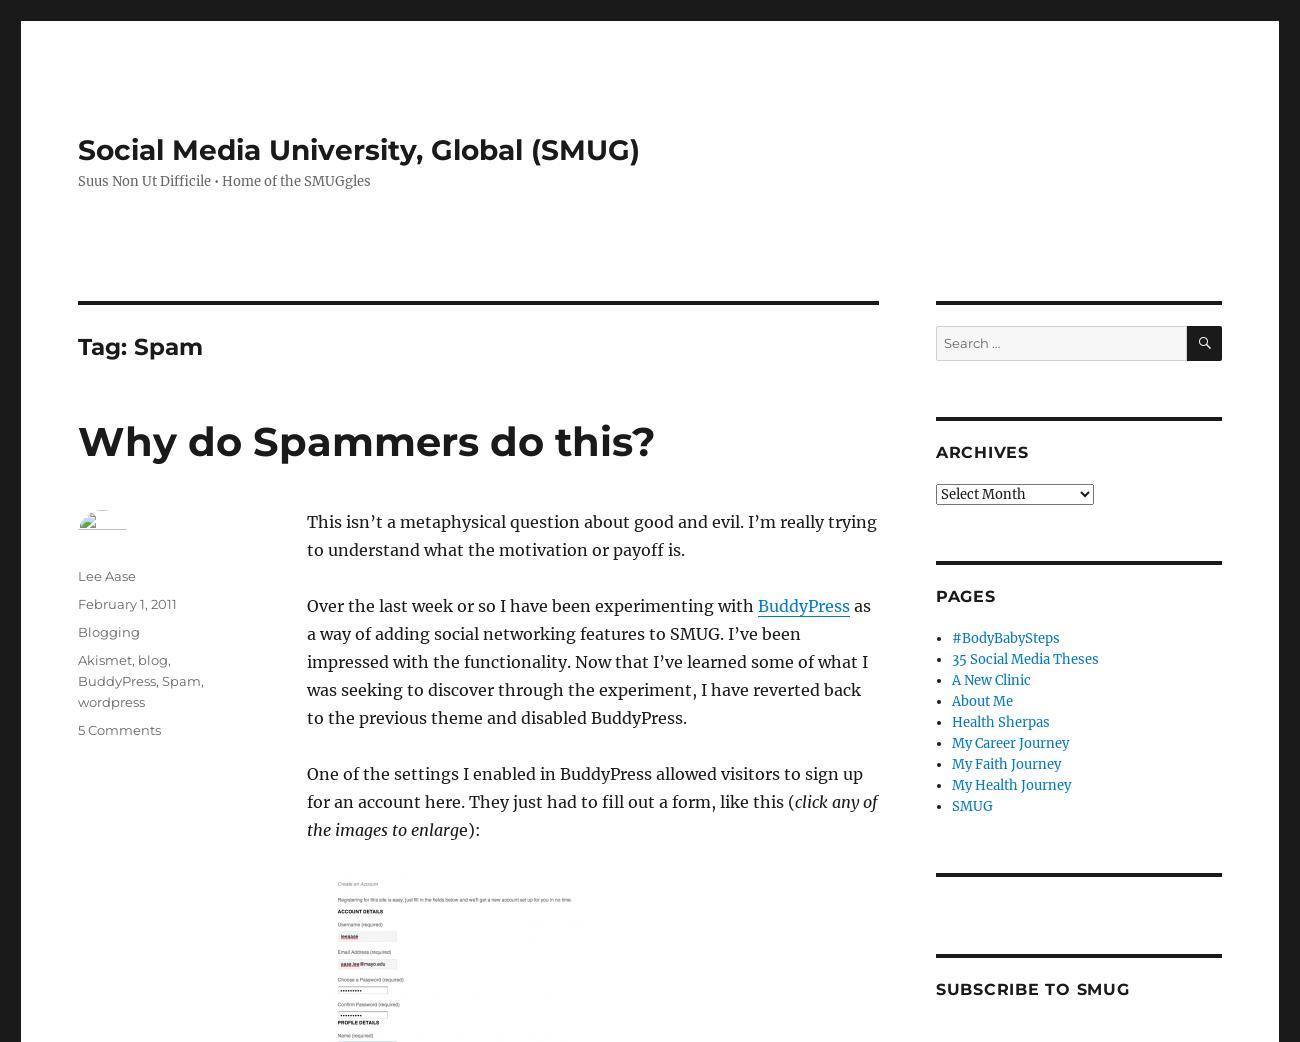 This screenshot has height=1042, width=1300. Describe the element at coordinates (589, 535) in the screenshot. I see `'This isn’t a metaphysical question about good and evil. I’m really trying to understand what the motivation or payoff is.'` at that location.